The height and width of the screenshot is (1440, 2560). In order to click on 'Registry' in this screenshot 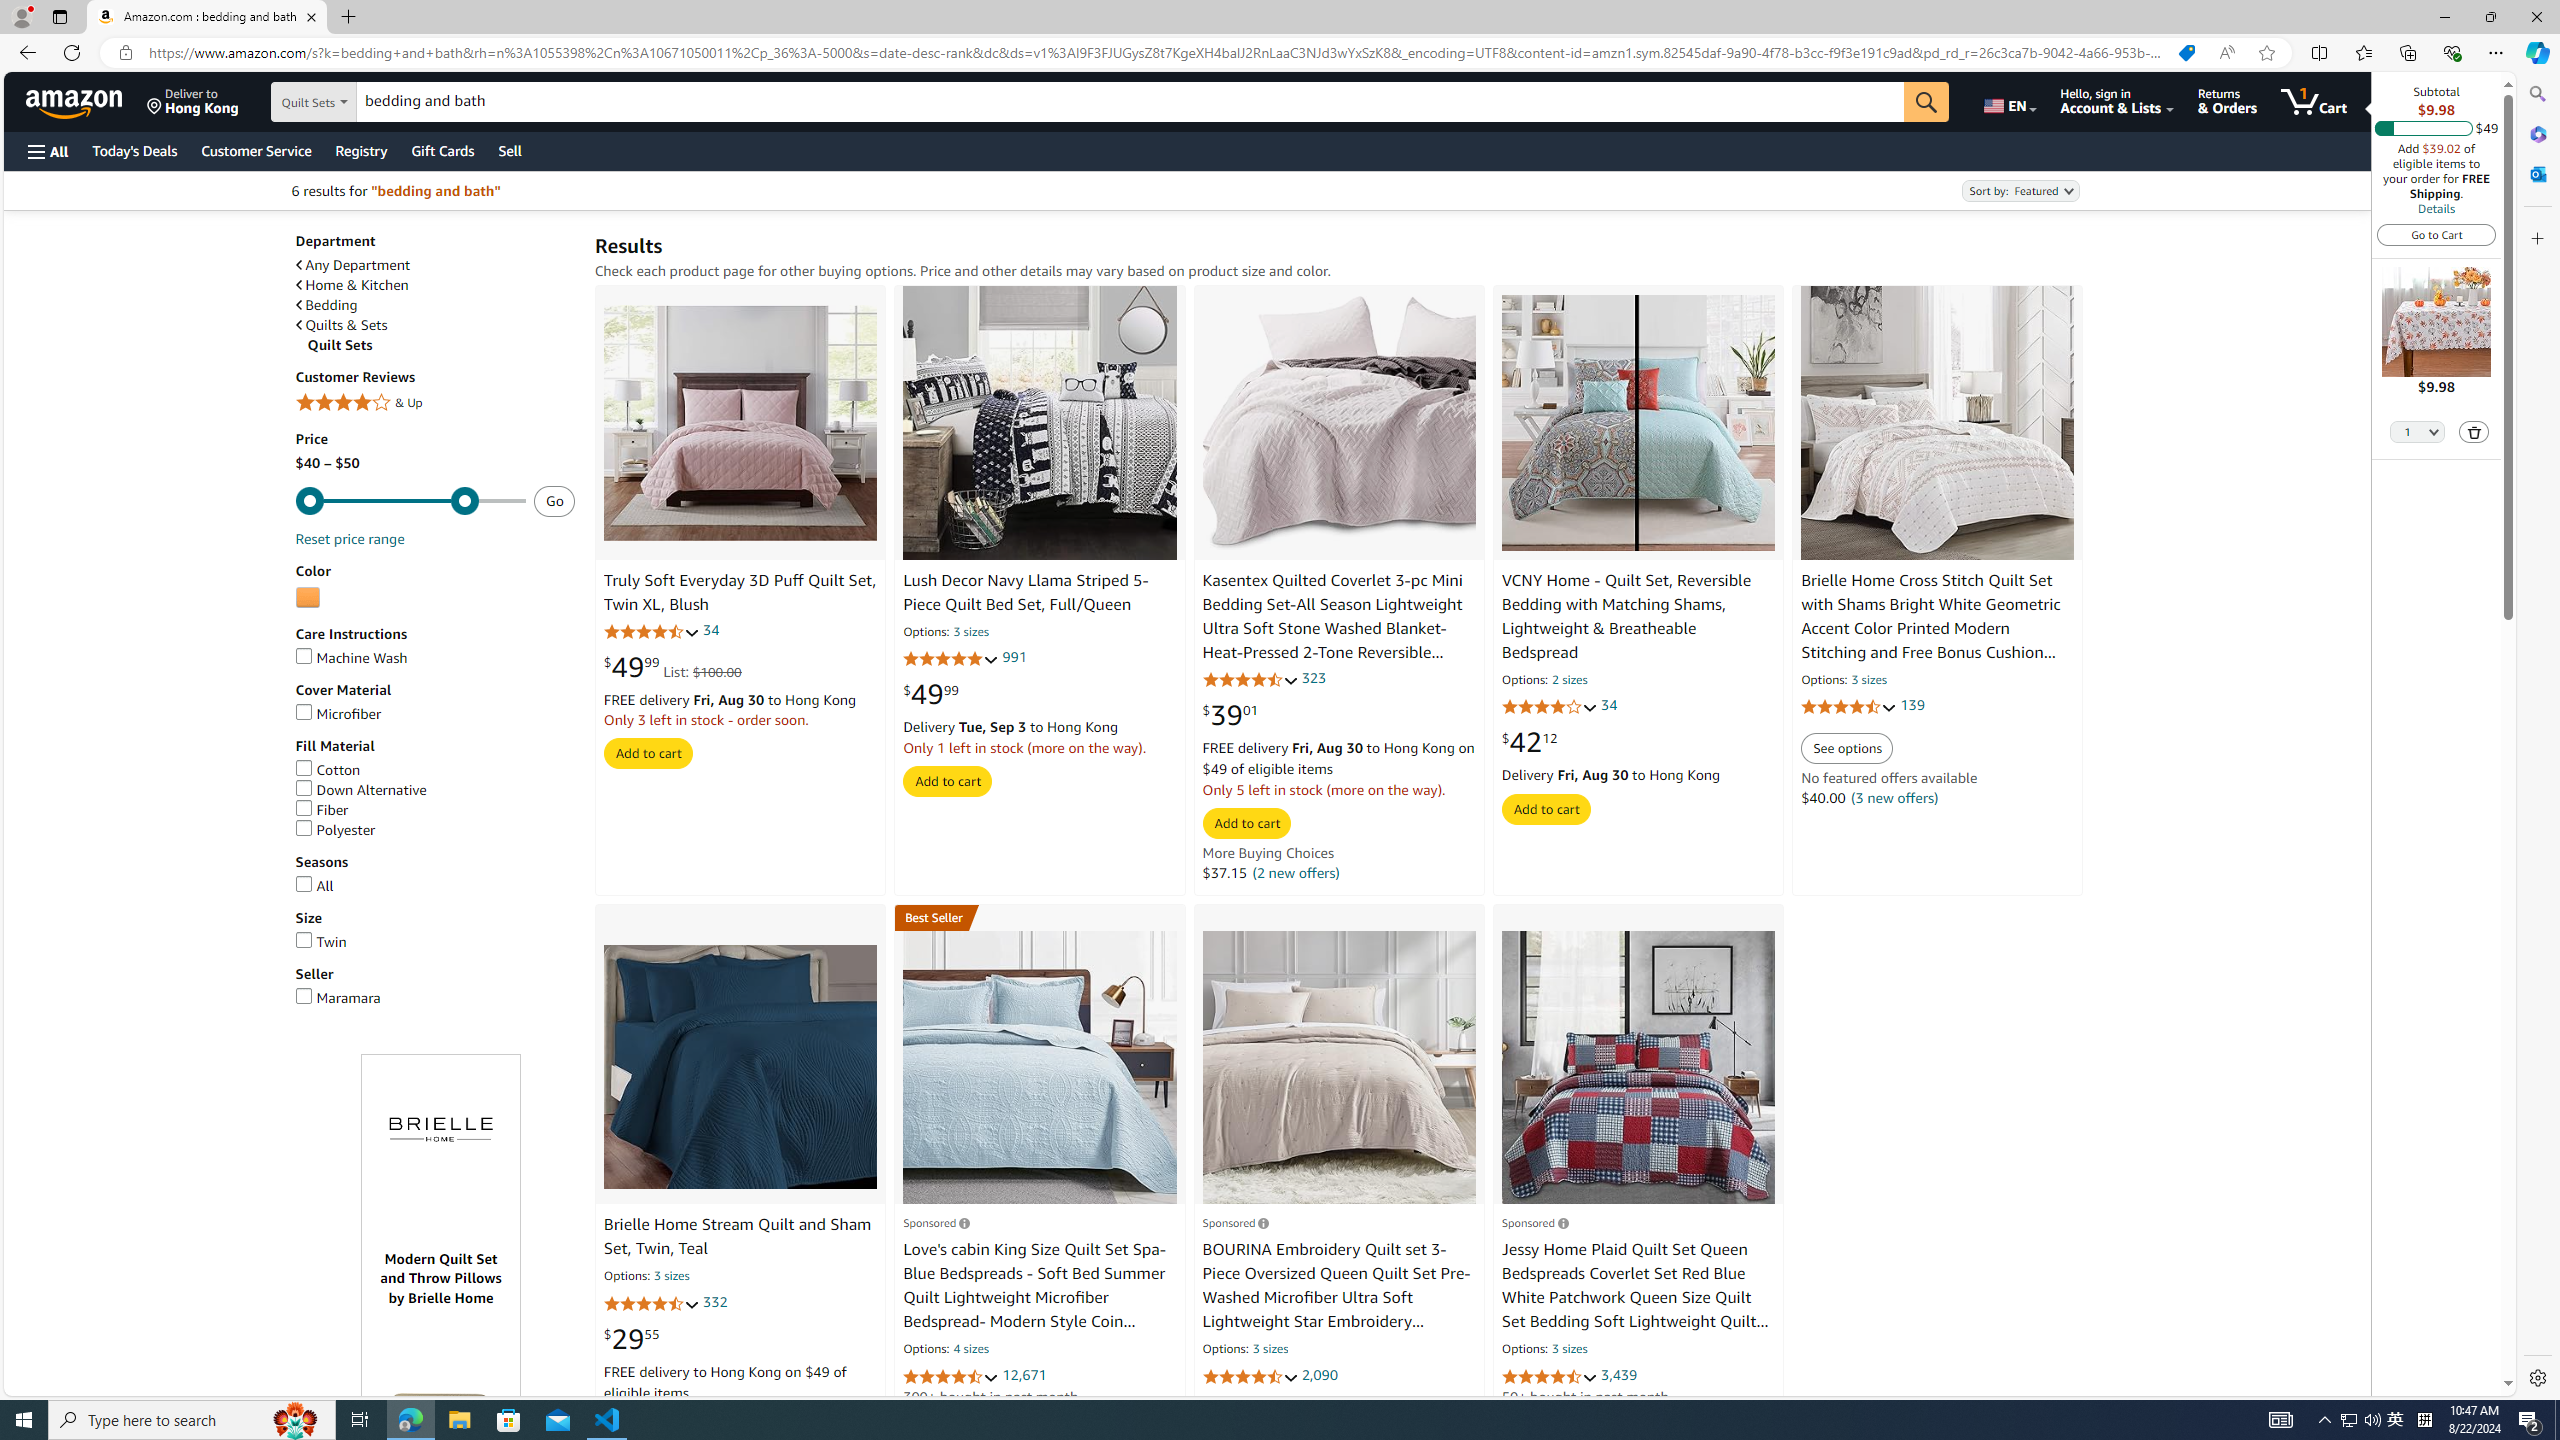, I will do `click(359, 150)`.